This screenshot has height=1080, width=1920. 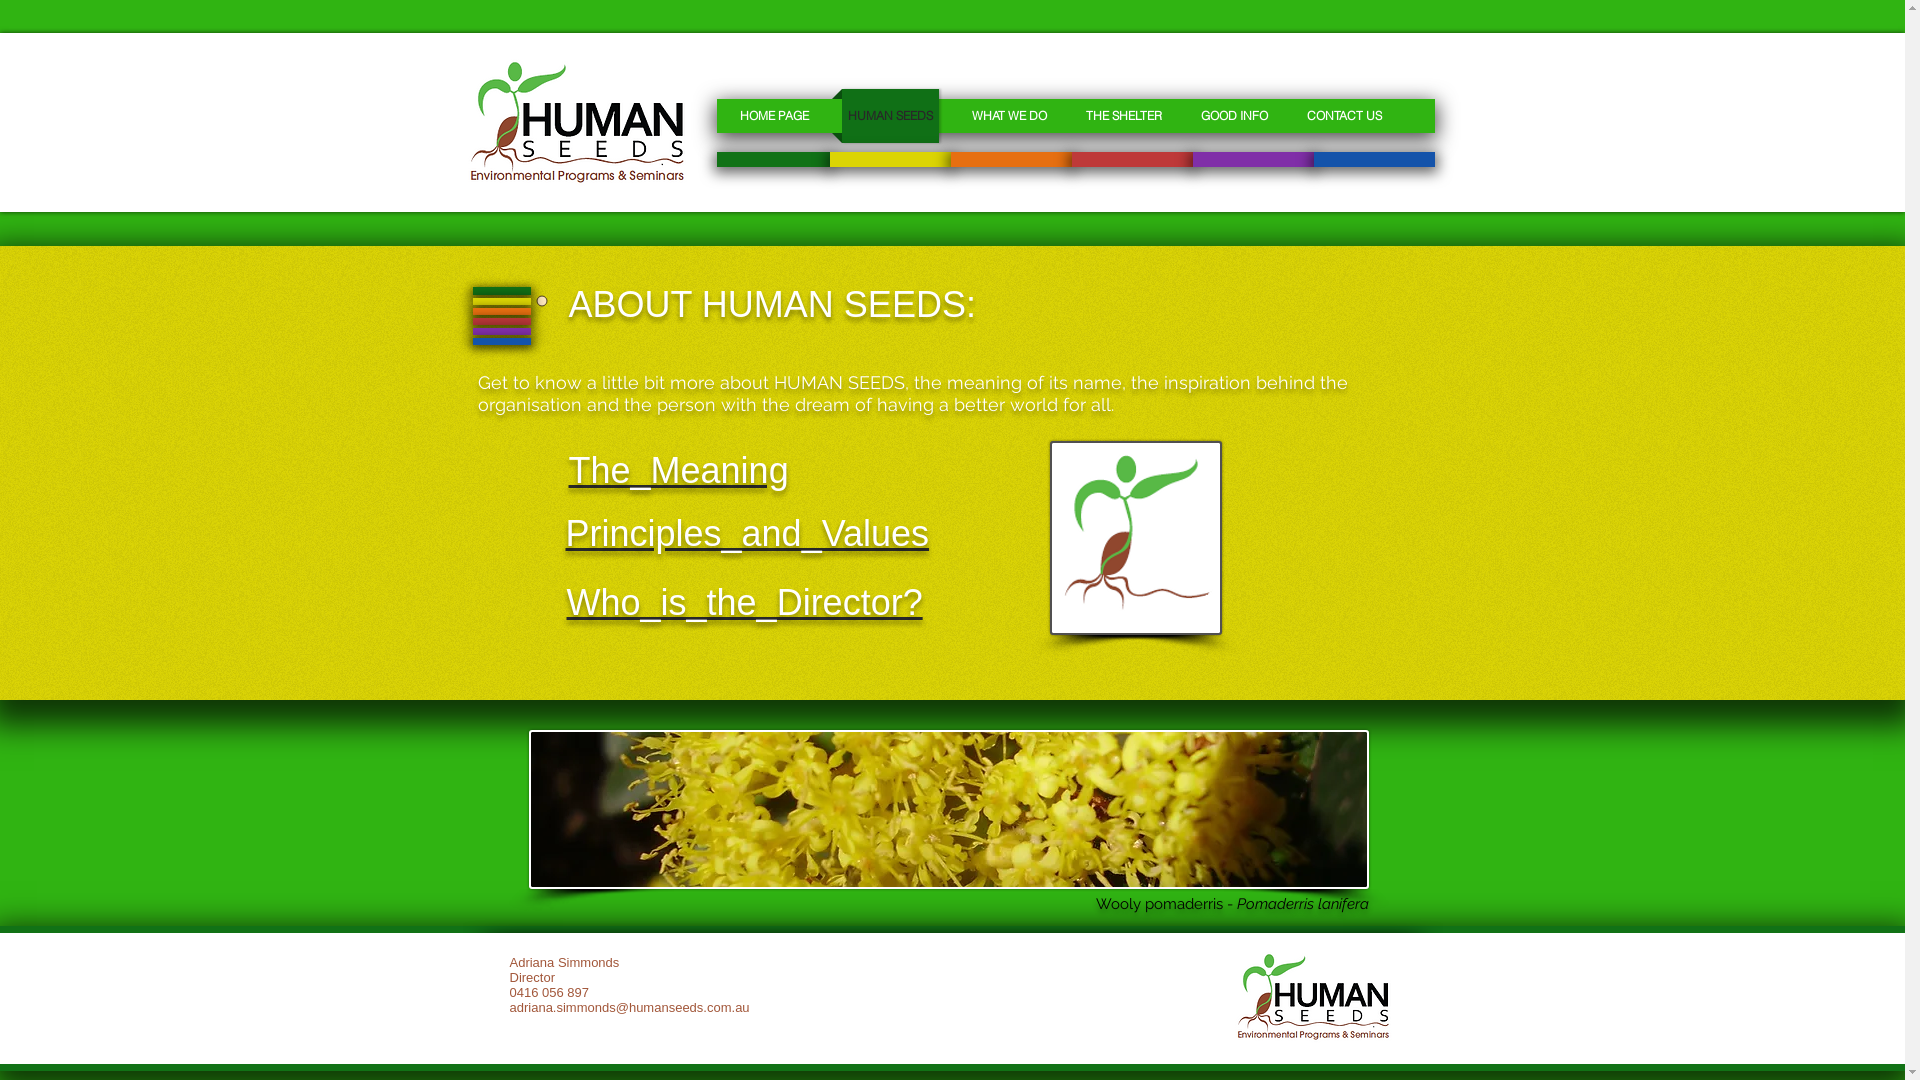 I want to click on 'WHAT WE DO', so click(x=1009, y=115).